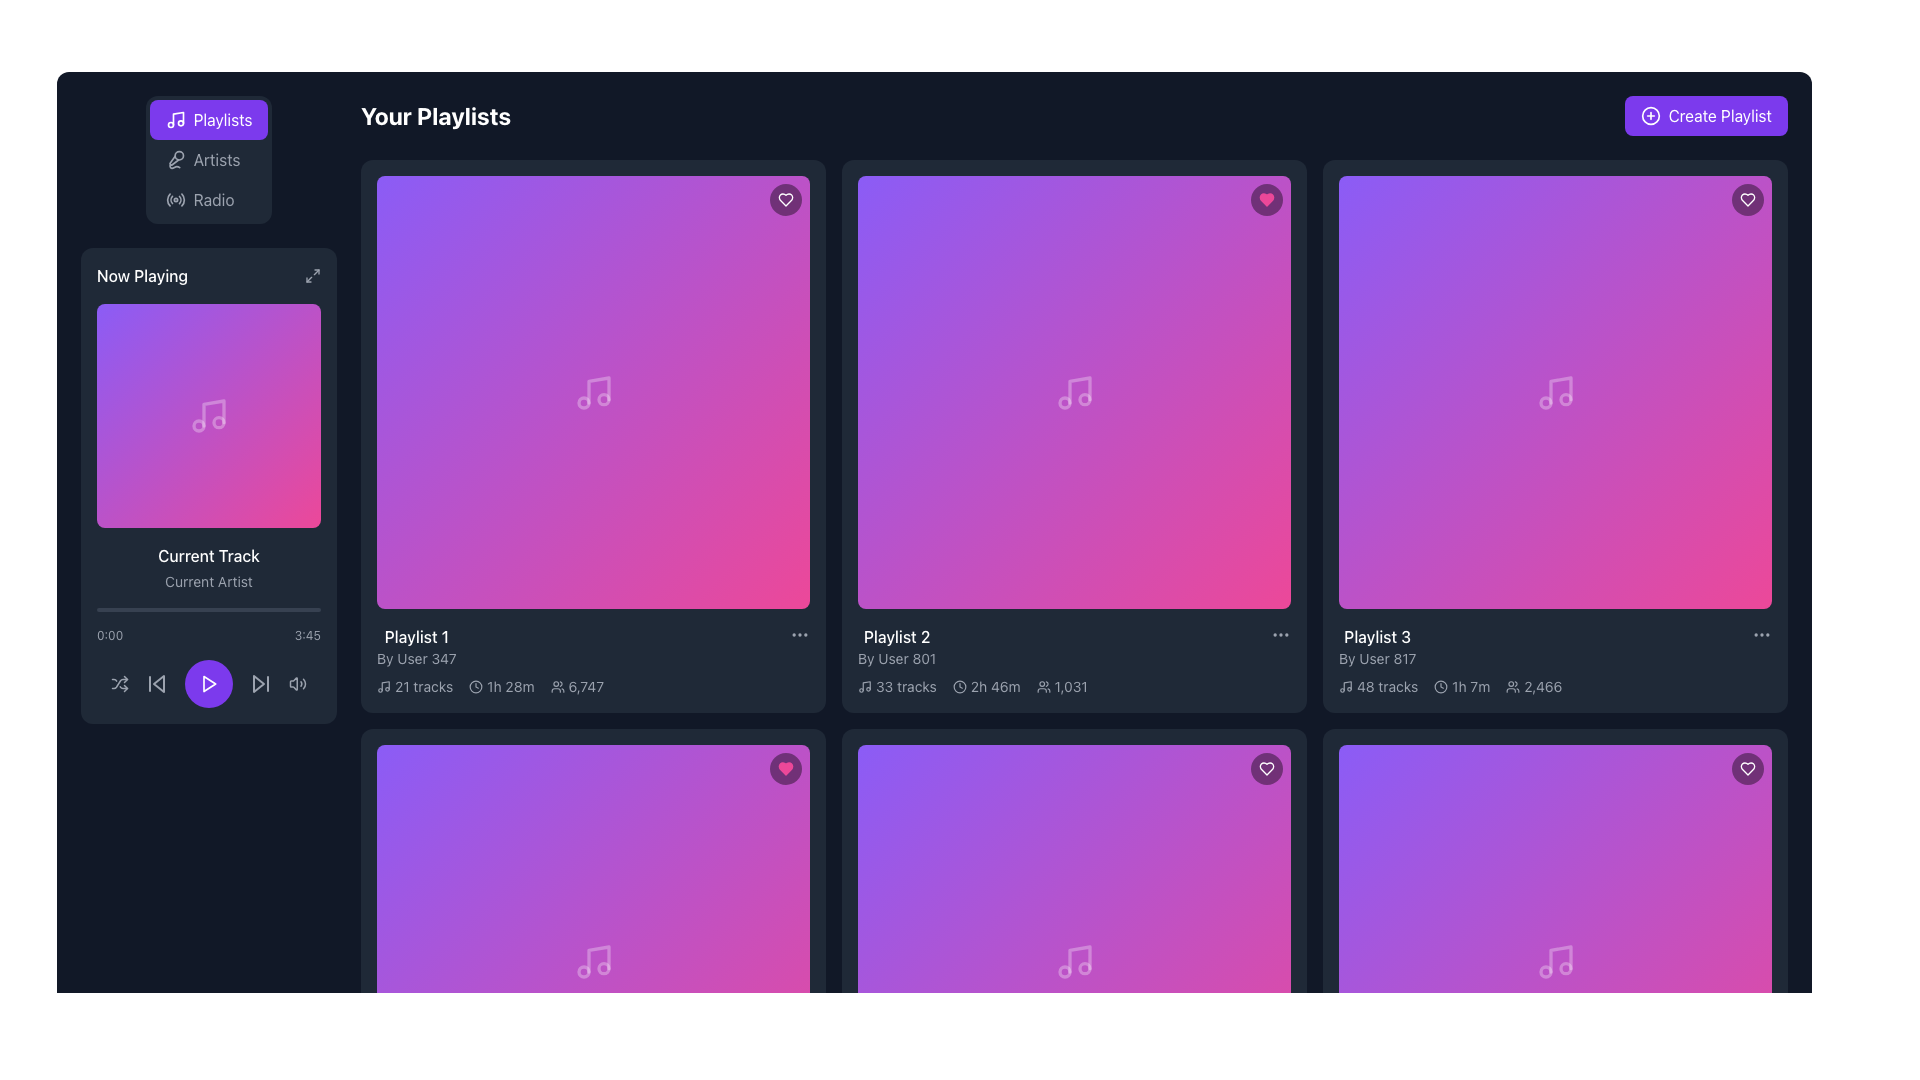 The width and height of the screenshot is (1920, 1080). What do you see at coordinates (785, 200) in the screenshot?
I see `the heart-shaped icon located at the top-right corner of the first playlist card's header section` at bounding box center [785, 200].